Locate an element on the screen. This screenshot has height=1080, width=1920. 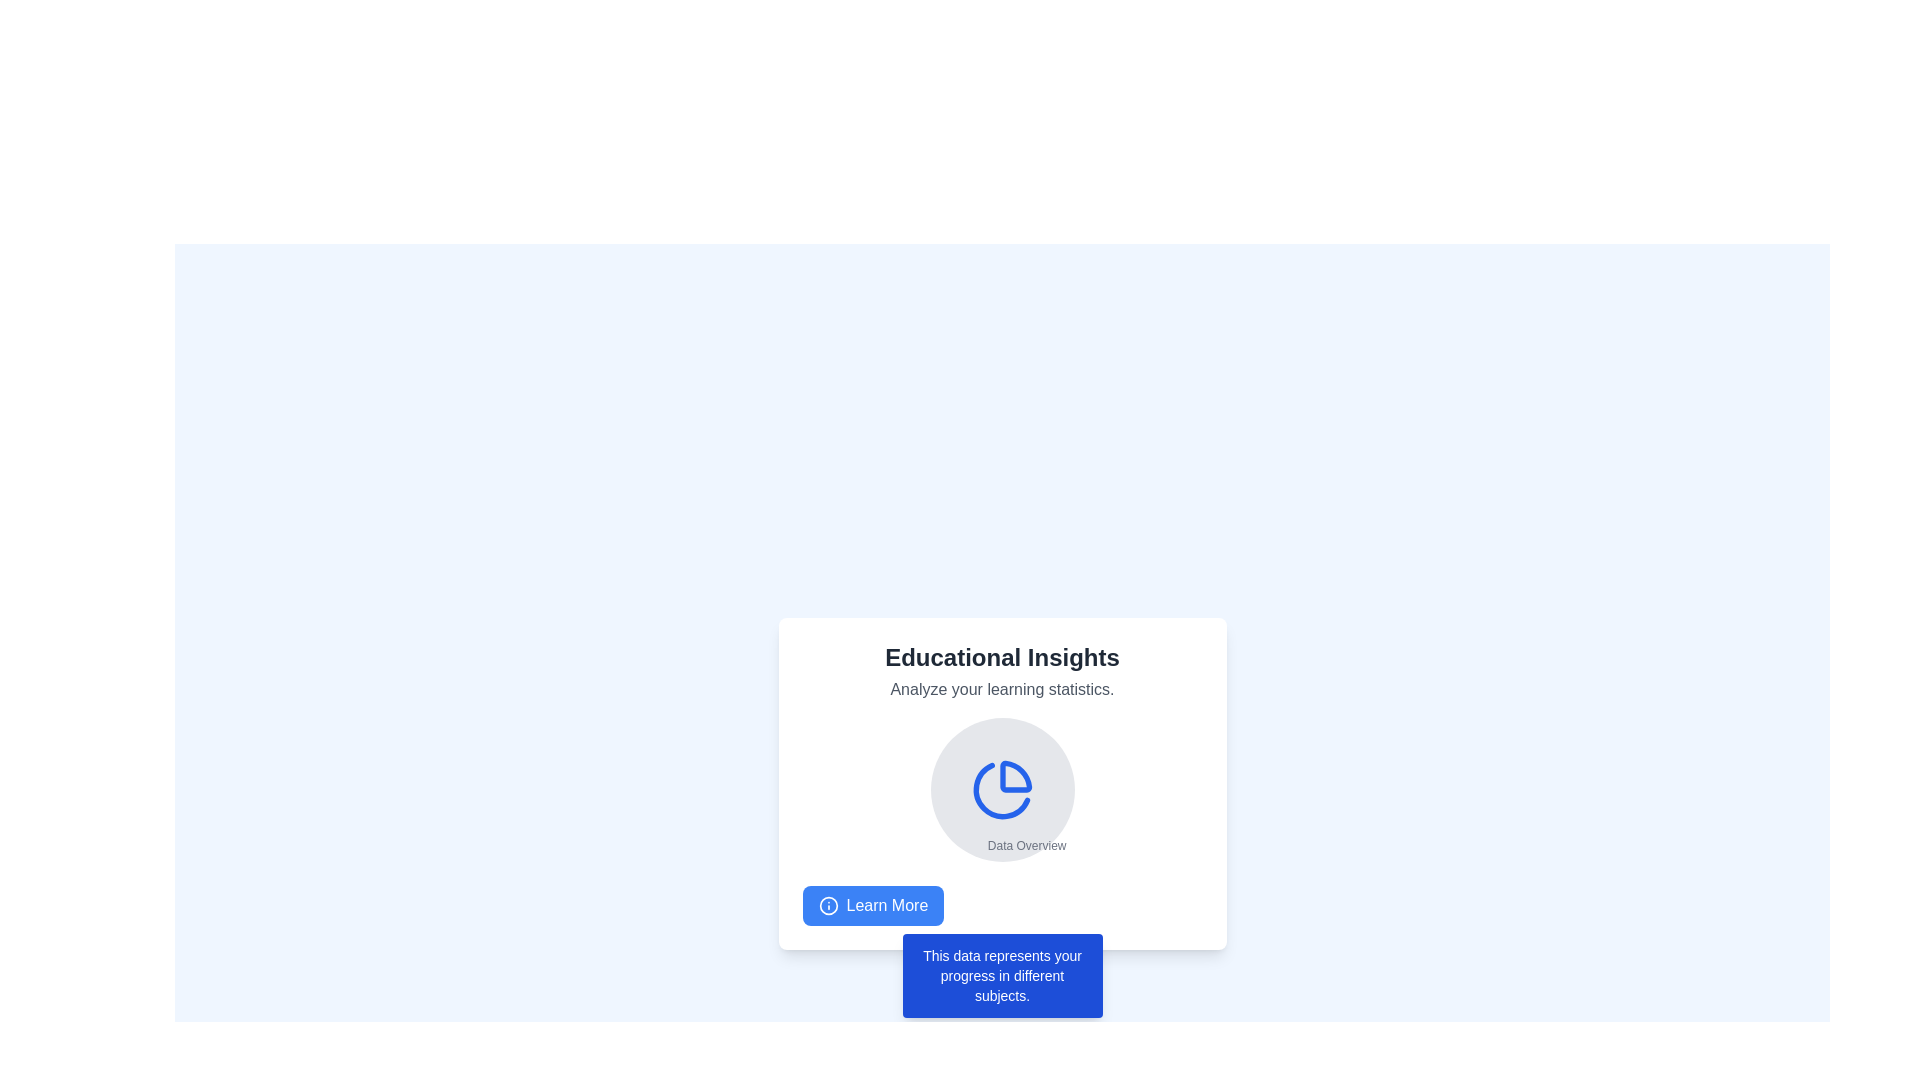
the SVG icon located inside the 'Learn More' button, which is positioned immediately to the left of the 'Learn More' text within a blue rectangular button is located at coordinates (828, 906).